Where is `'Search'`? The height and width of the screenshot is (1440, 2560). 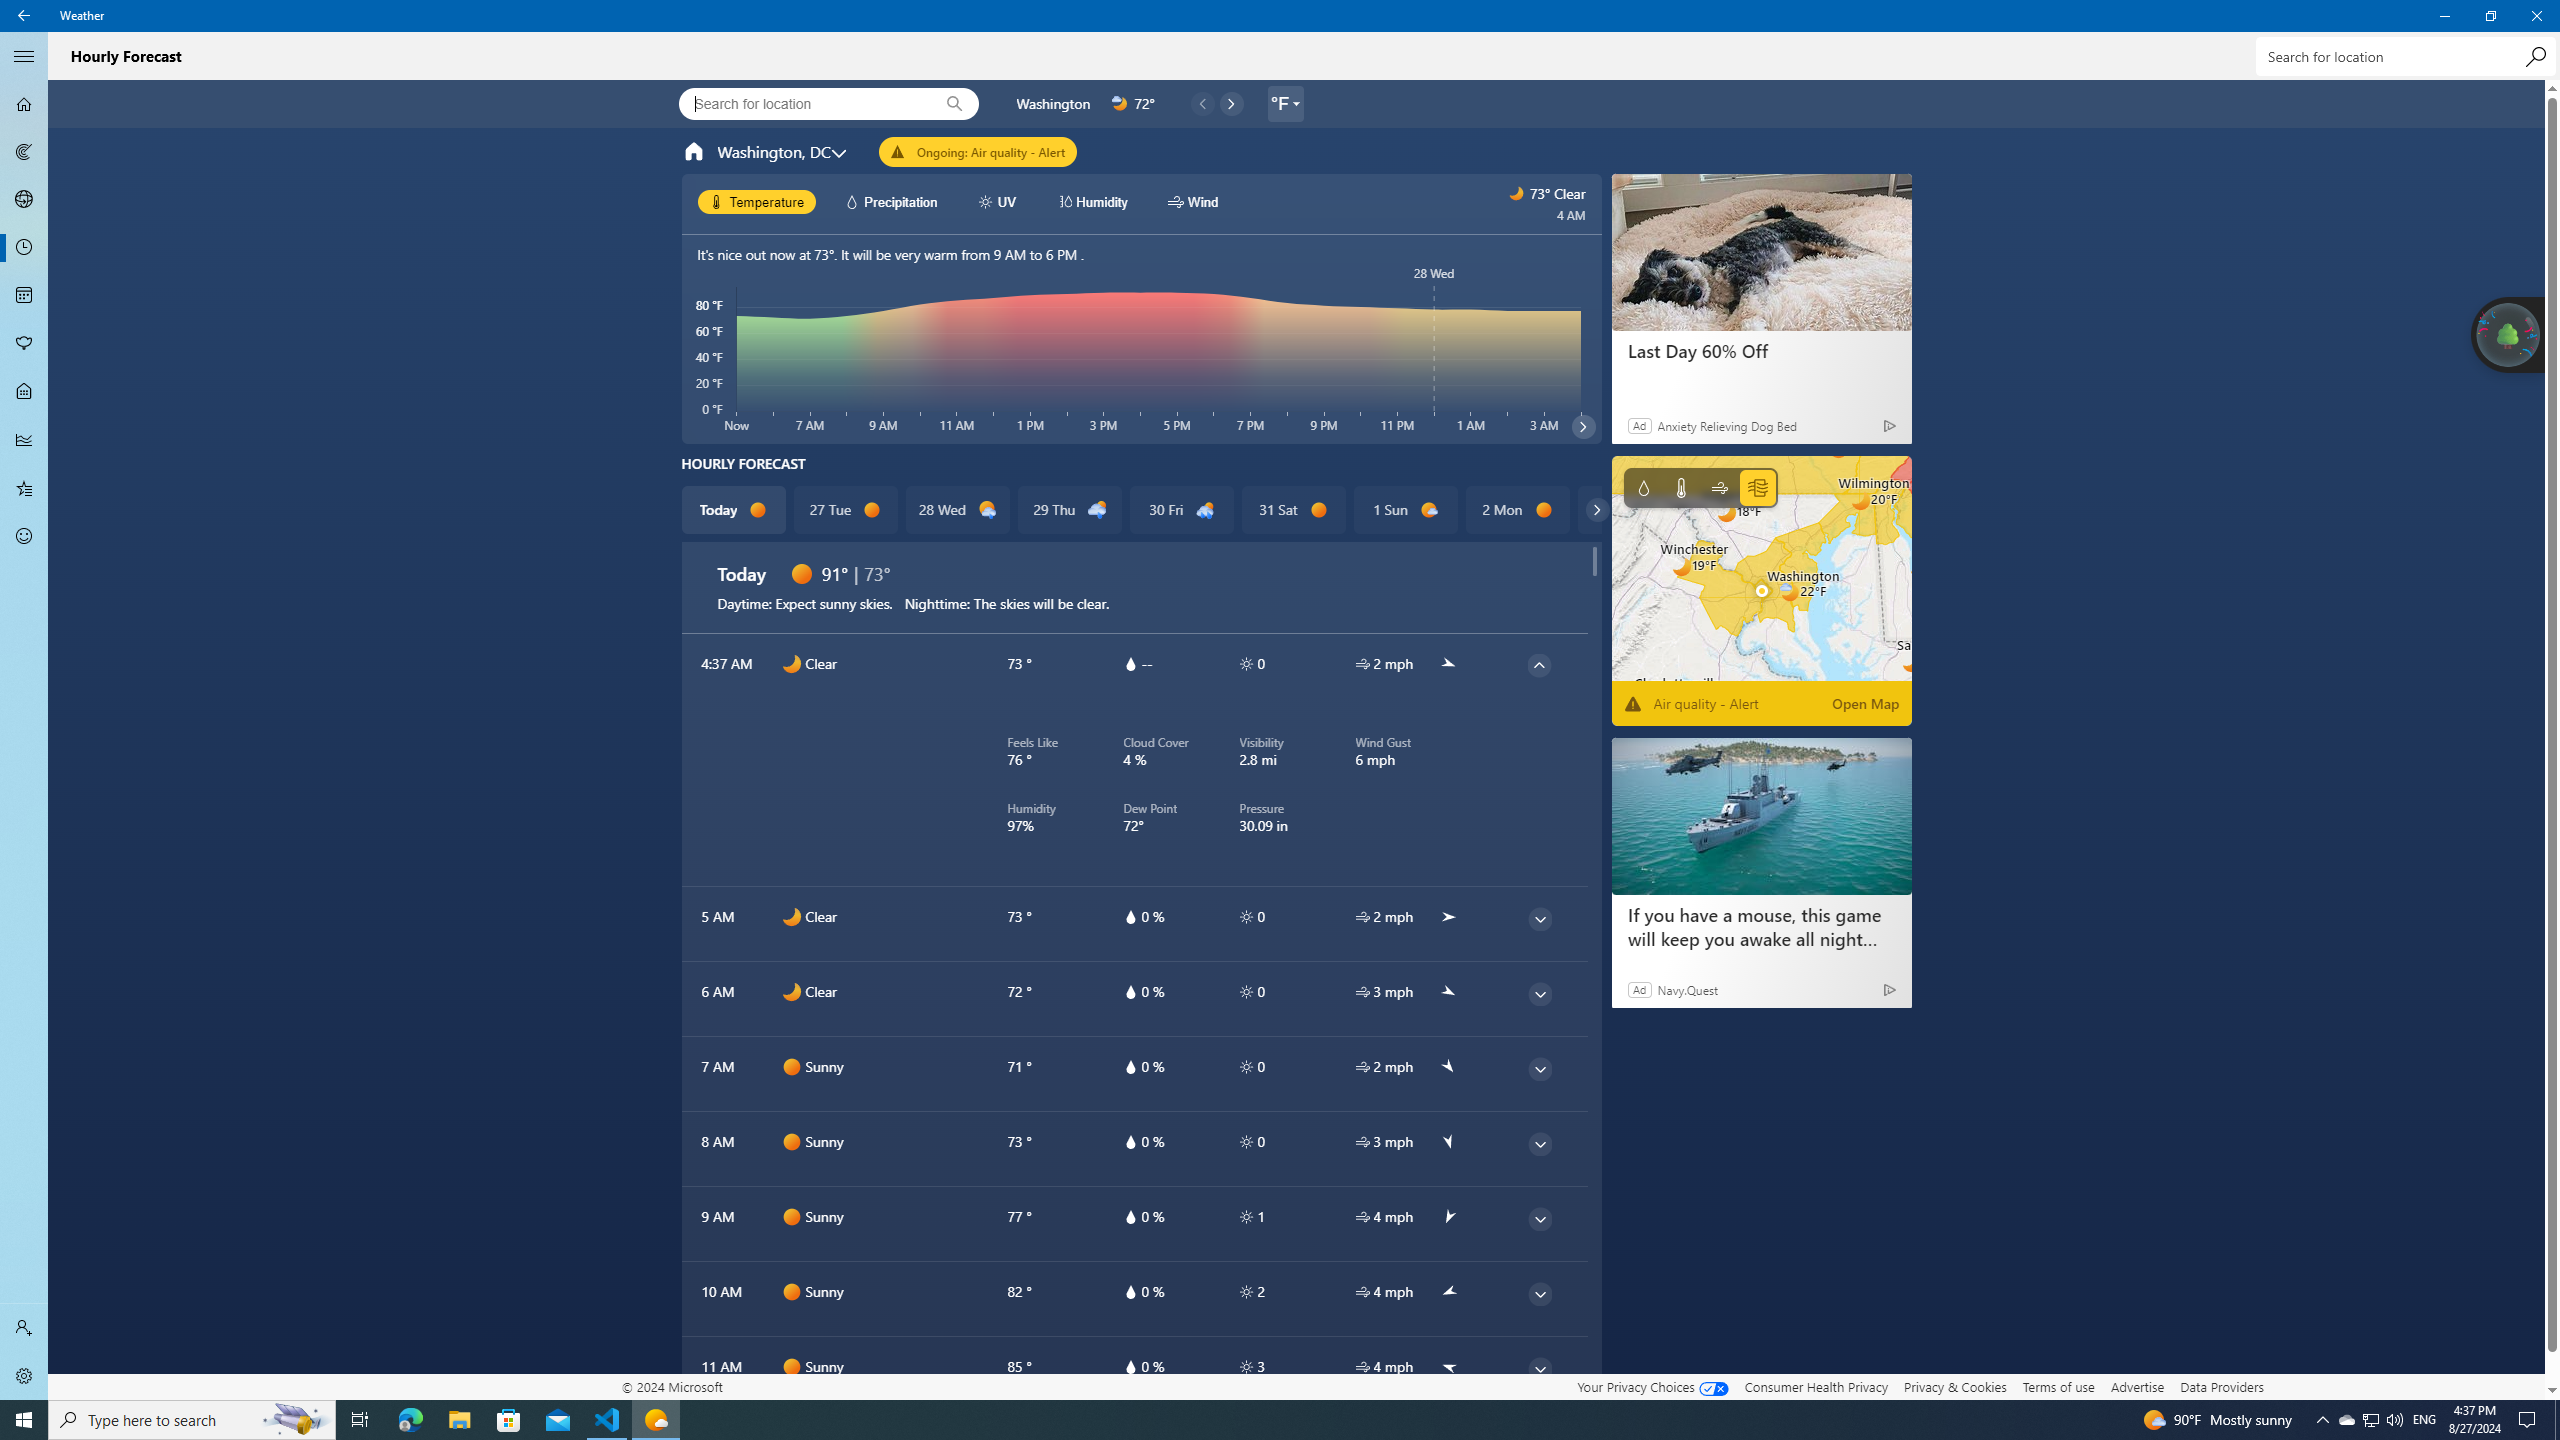 'Search' is located at coordinates (2535, 55).